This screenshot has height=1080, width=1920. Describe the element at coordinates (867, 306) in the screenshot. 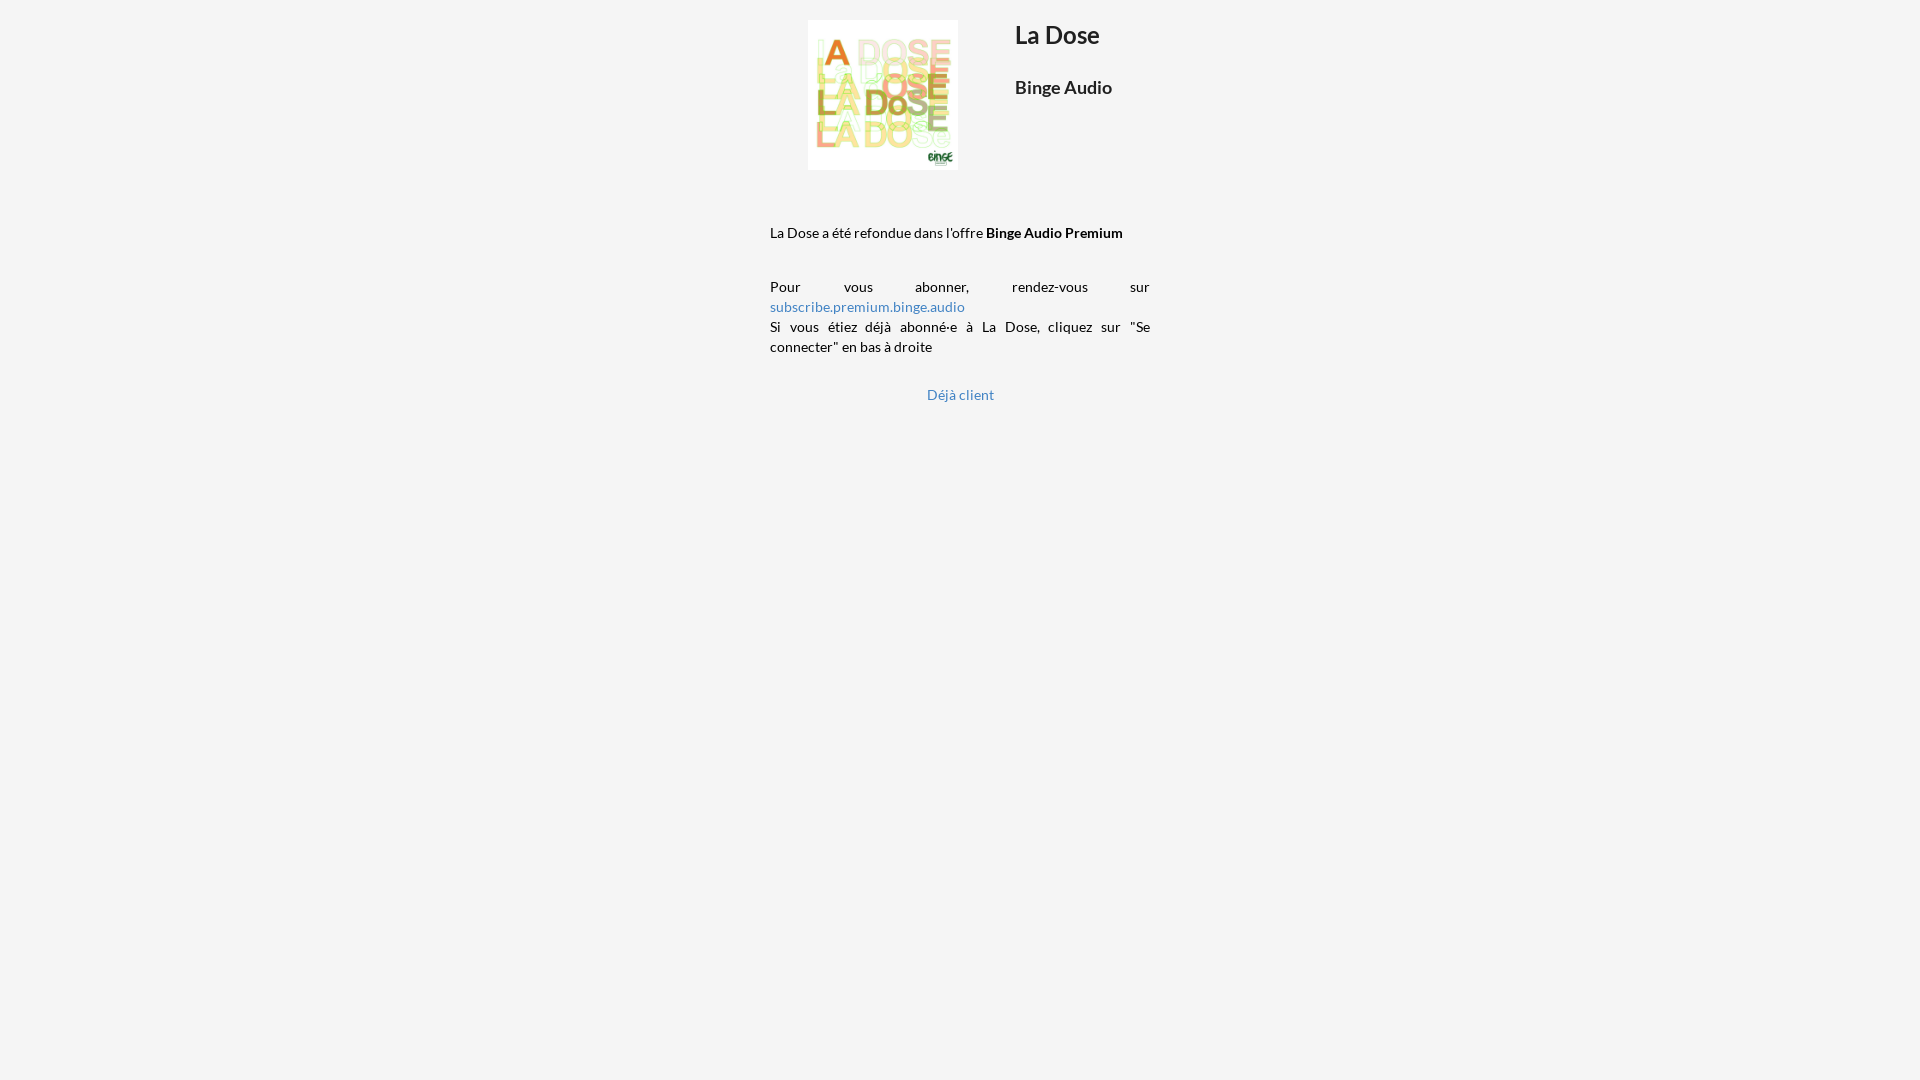

I see `'subscribe.premium.binge.audio'` at that location.